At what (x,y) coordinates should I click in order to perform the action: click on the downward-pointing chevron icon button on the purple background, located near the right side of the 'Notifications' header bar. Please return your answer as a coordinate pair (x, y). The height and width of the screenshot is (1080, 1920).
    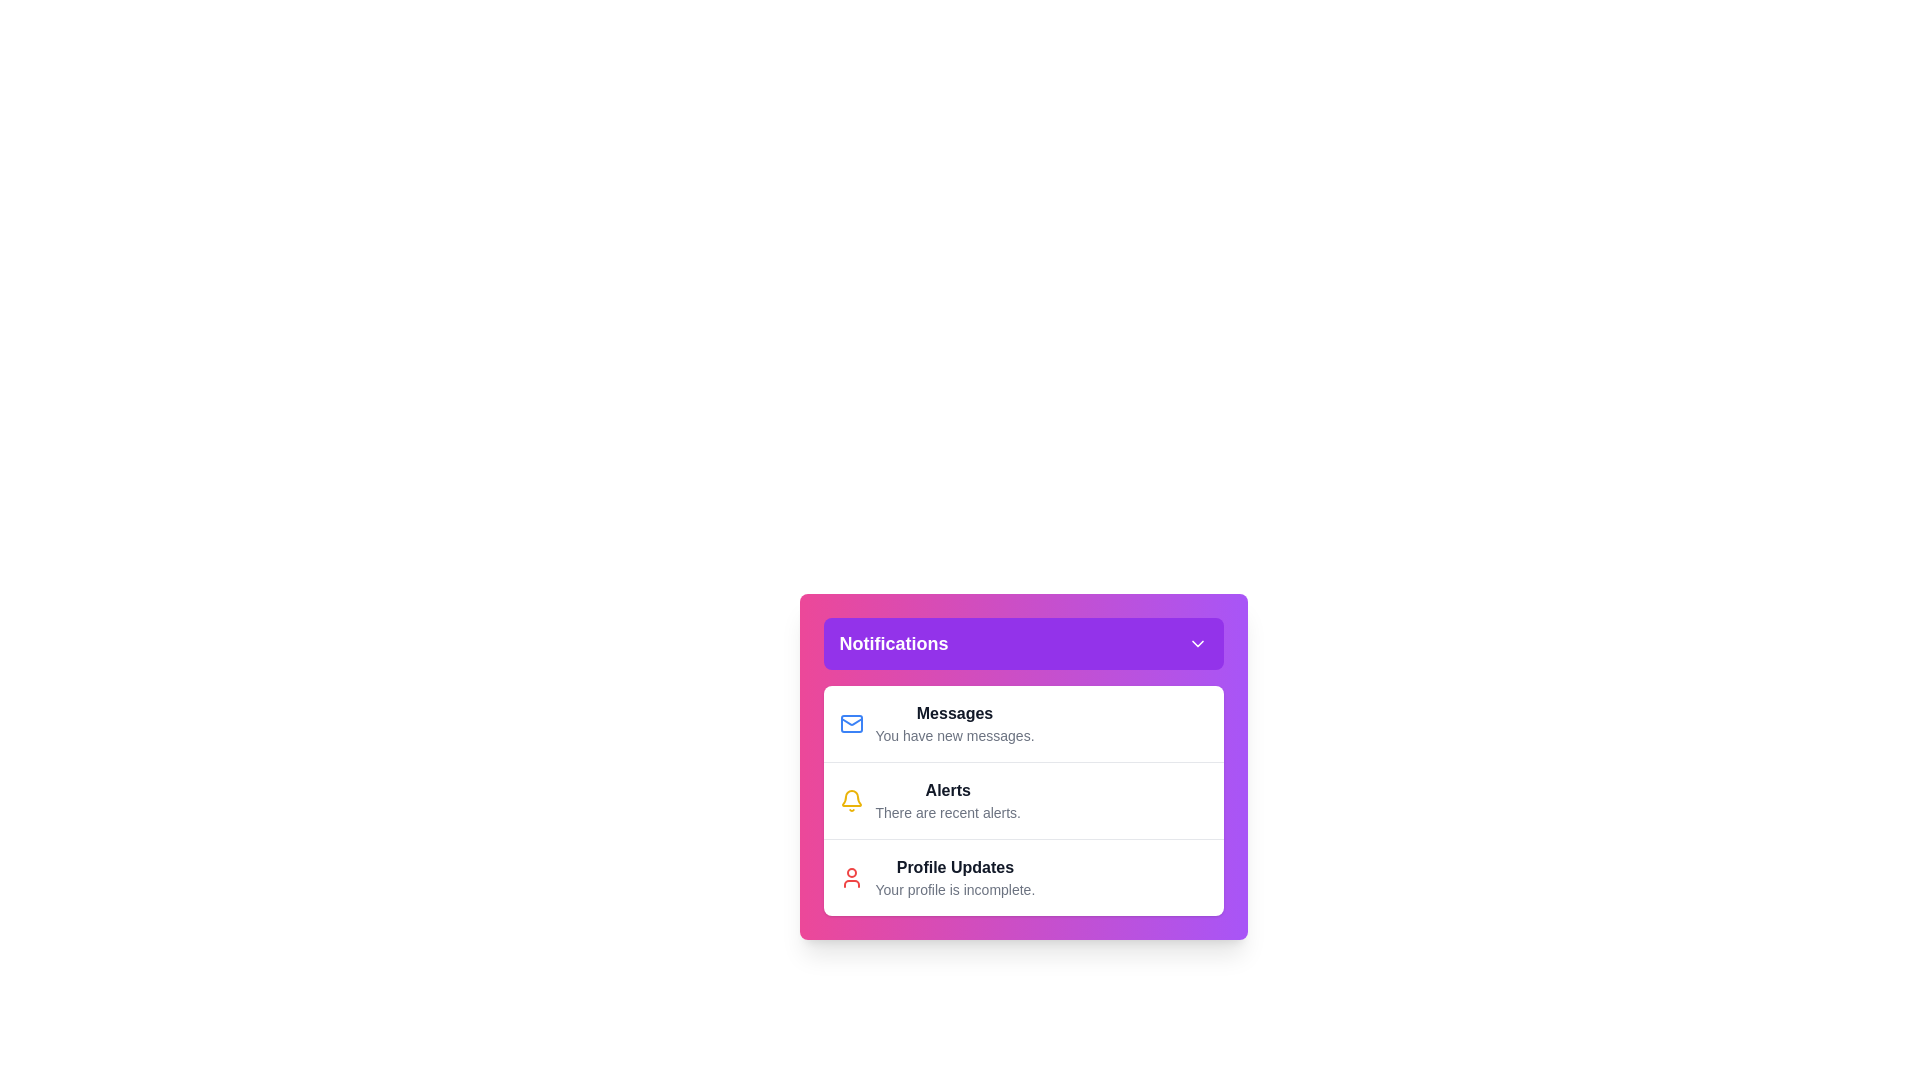
    Looking at the image, I should click on (1197, 644).